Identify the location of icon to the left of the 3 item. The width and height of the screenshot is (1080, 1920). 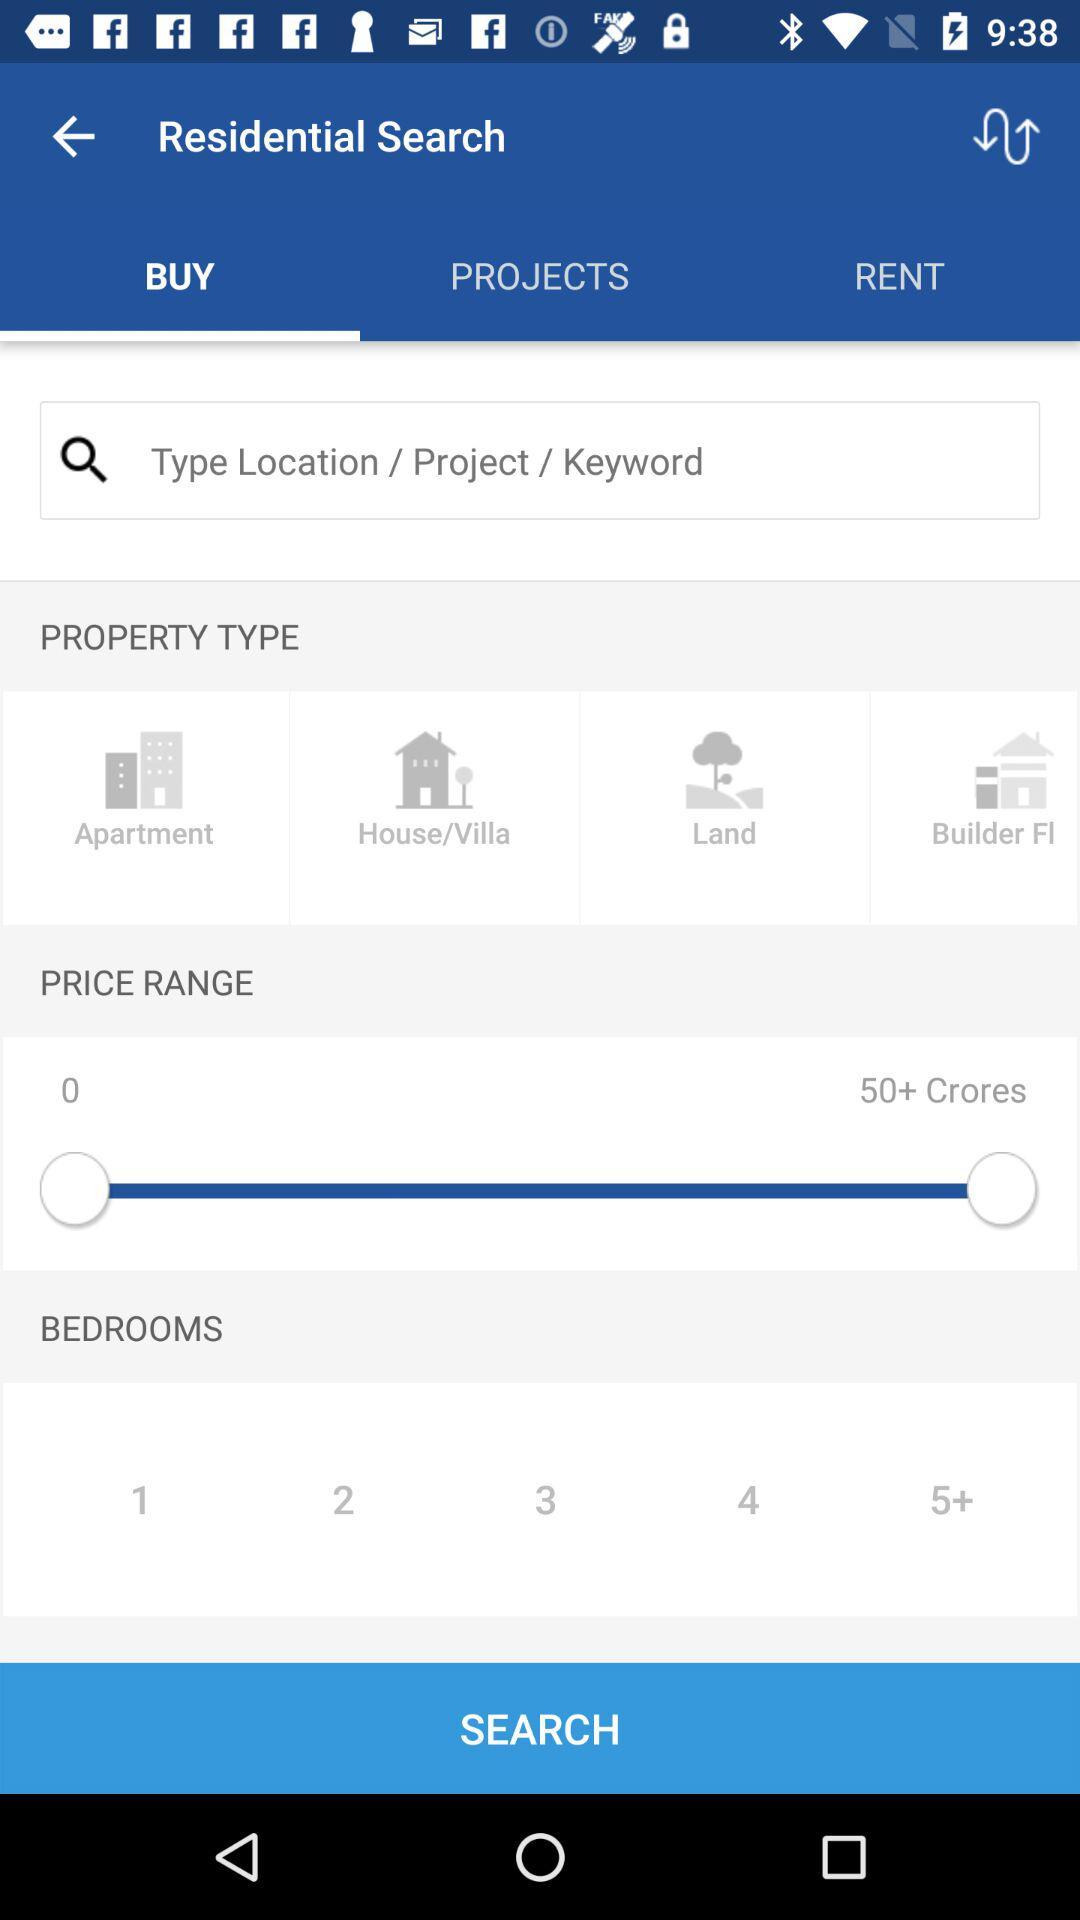
(342, 1499).